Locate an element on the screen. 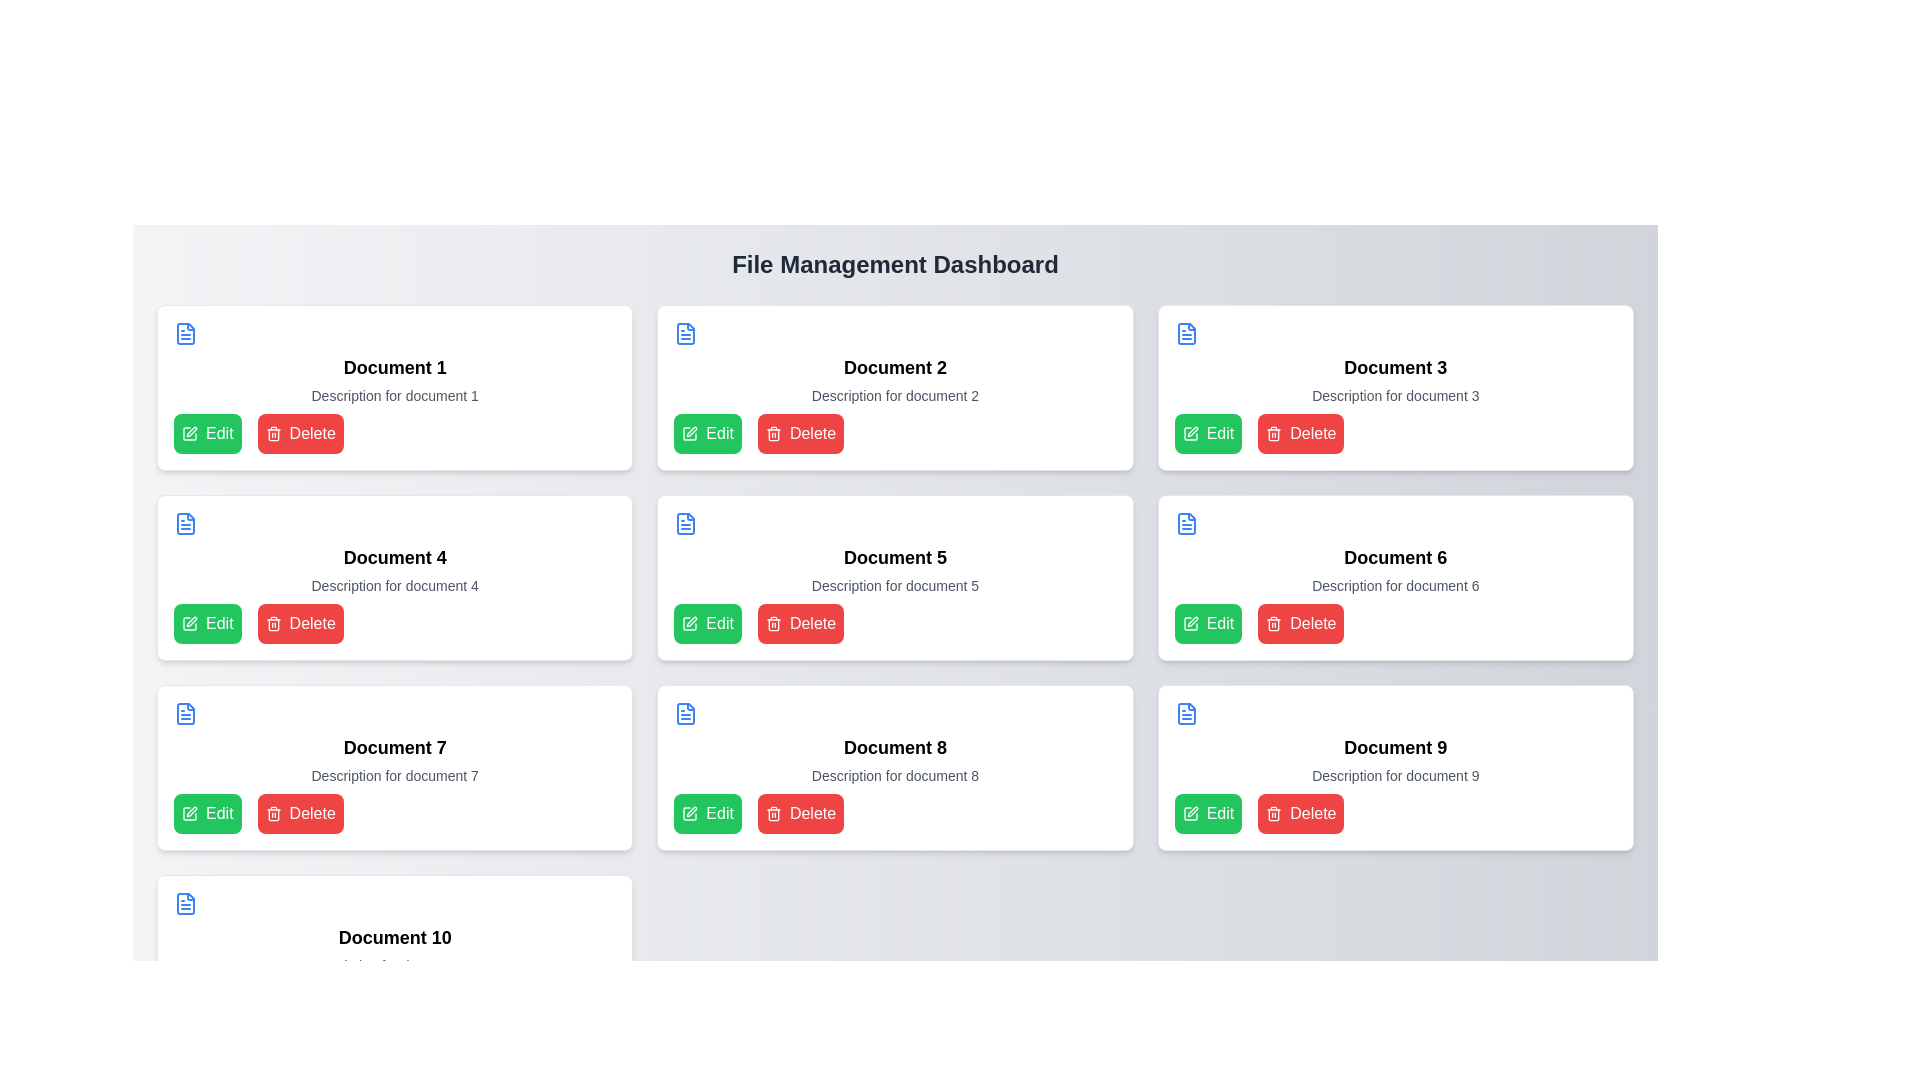 This screenshot has width=1920, height=1080. the 'Delete' button with a red background and white text located in the 'Document 2' card is located at coordinates (801, 433).